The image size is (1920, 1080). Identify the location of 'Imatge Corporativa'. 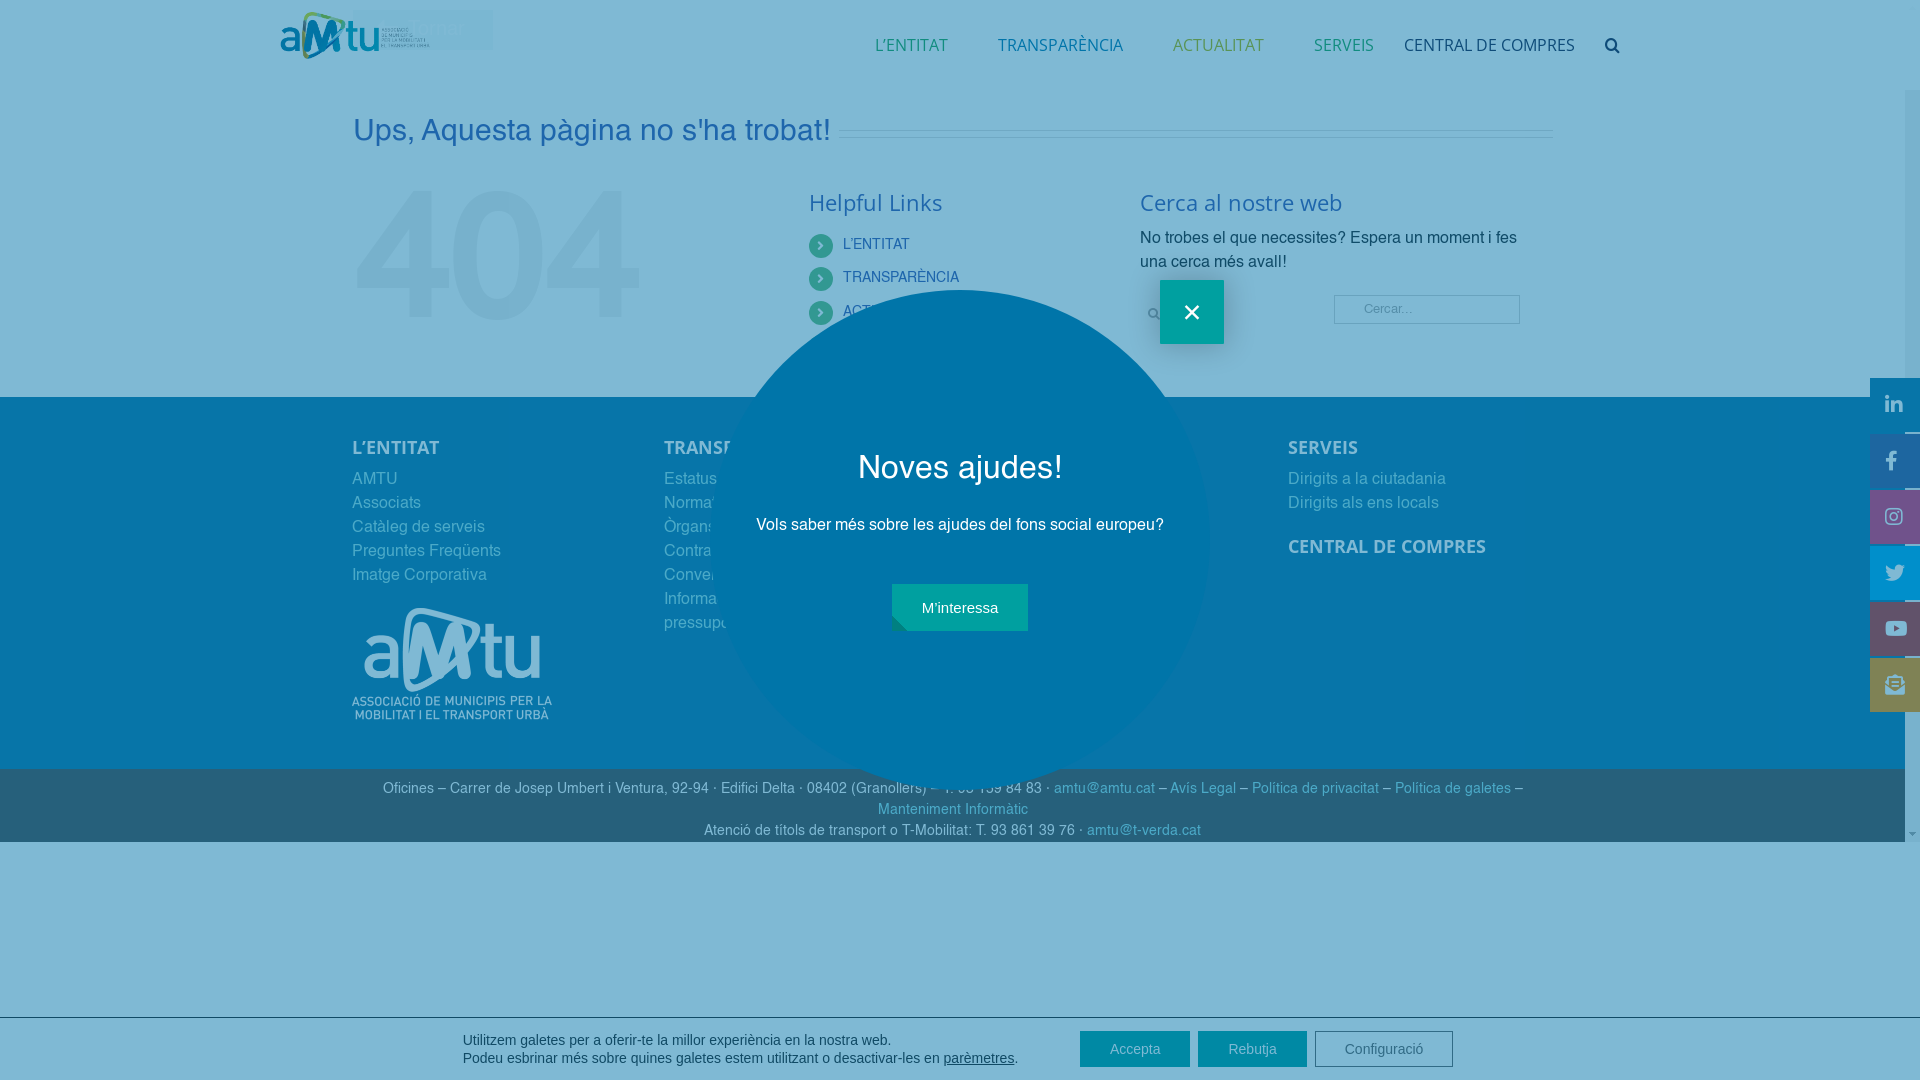
(418, 575).